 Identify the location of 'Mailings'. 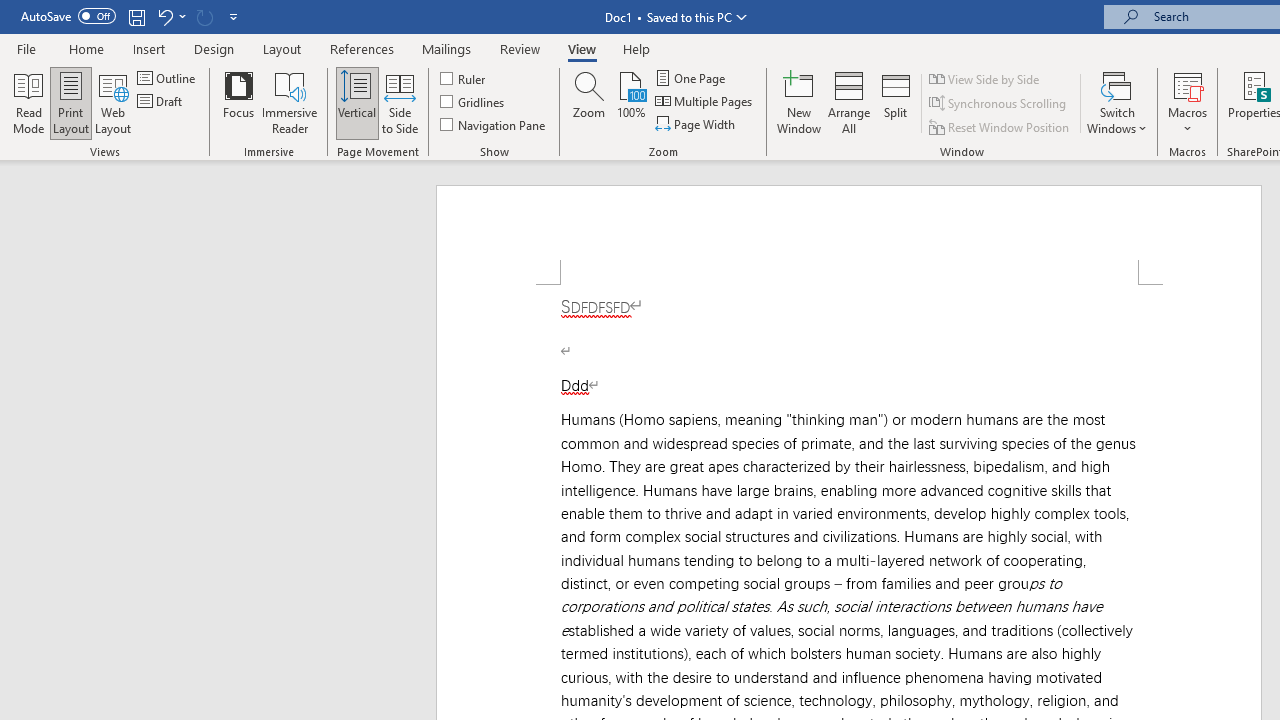
(446, 48).